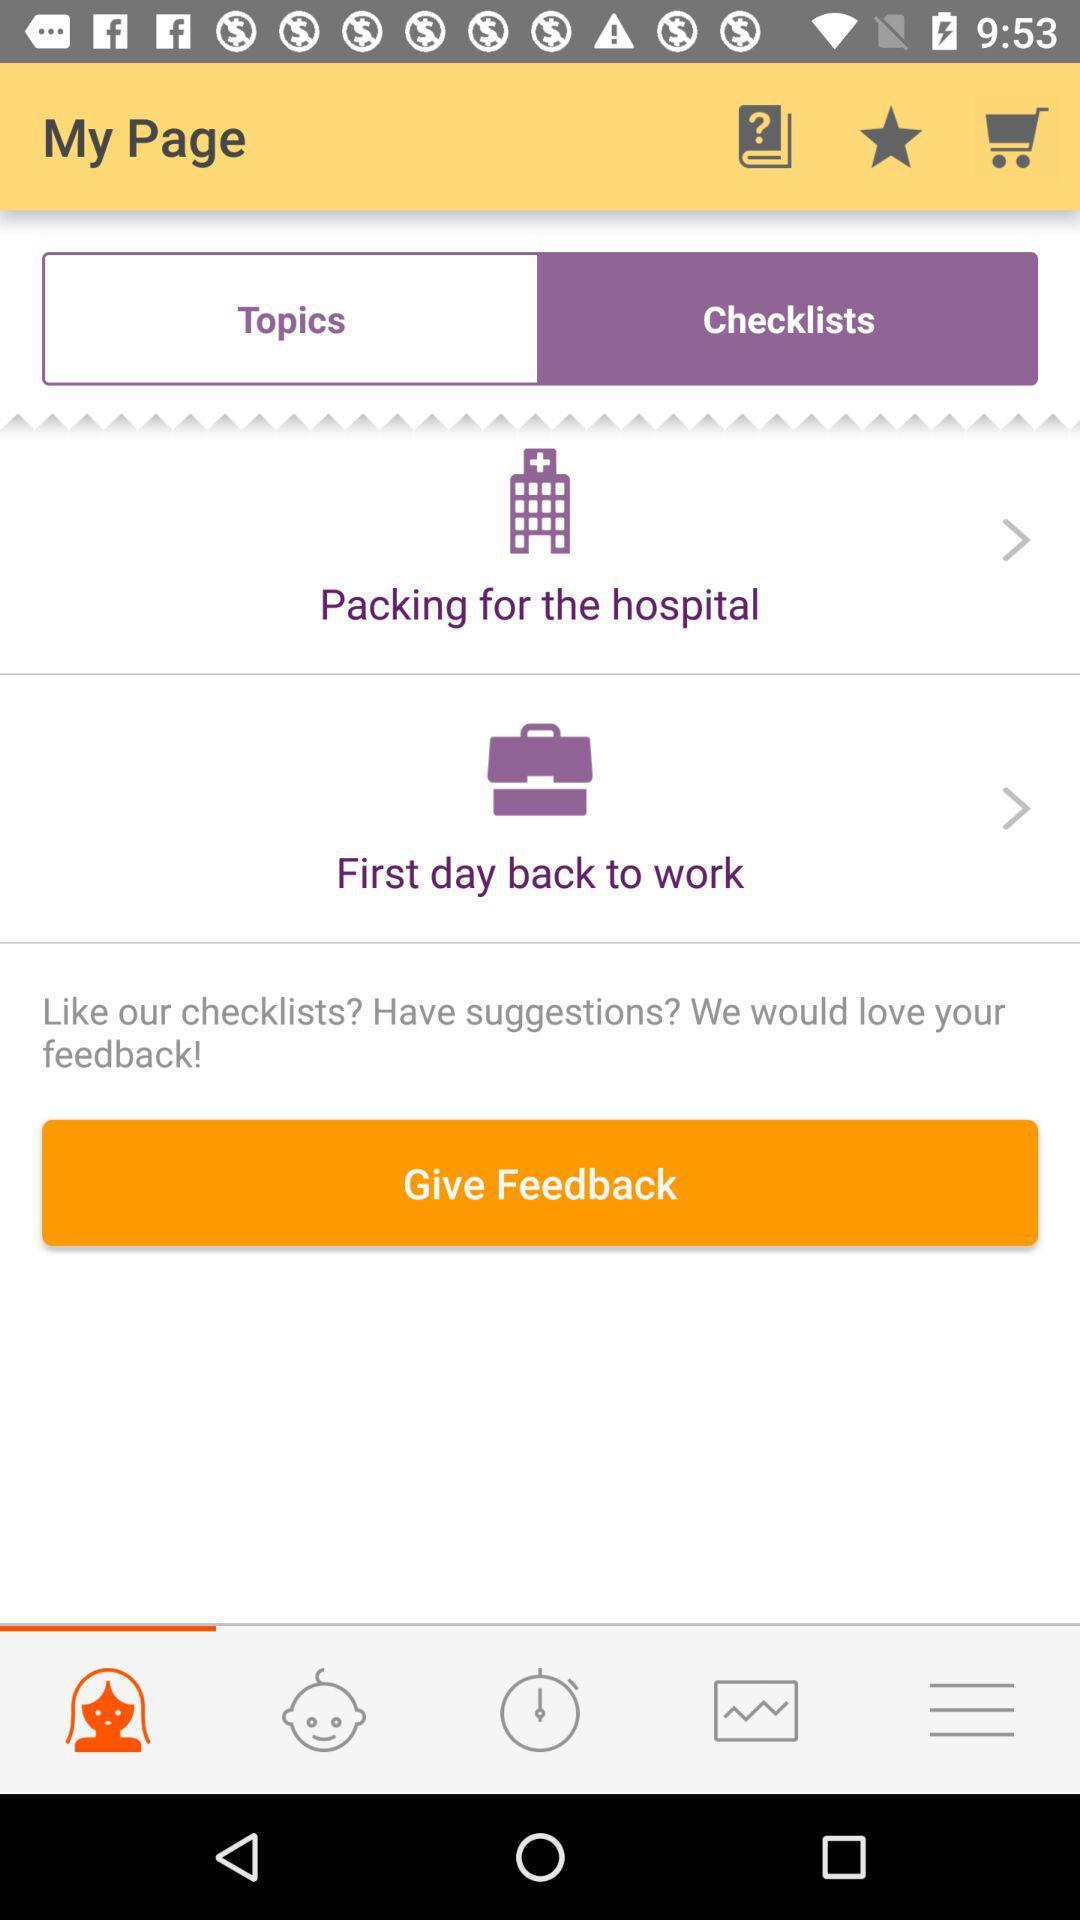 Image resolution: width=1080 pixels, height=1920 pixels. Describe the element at coordinates (290, 317) in the screenshot. I see `topics item` at that location.